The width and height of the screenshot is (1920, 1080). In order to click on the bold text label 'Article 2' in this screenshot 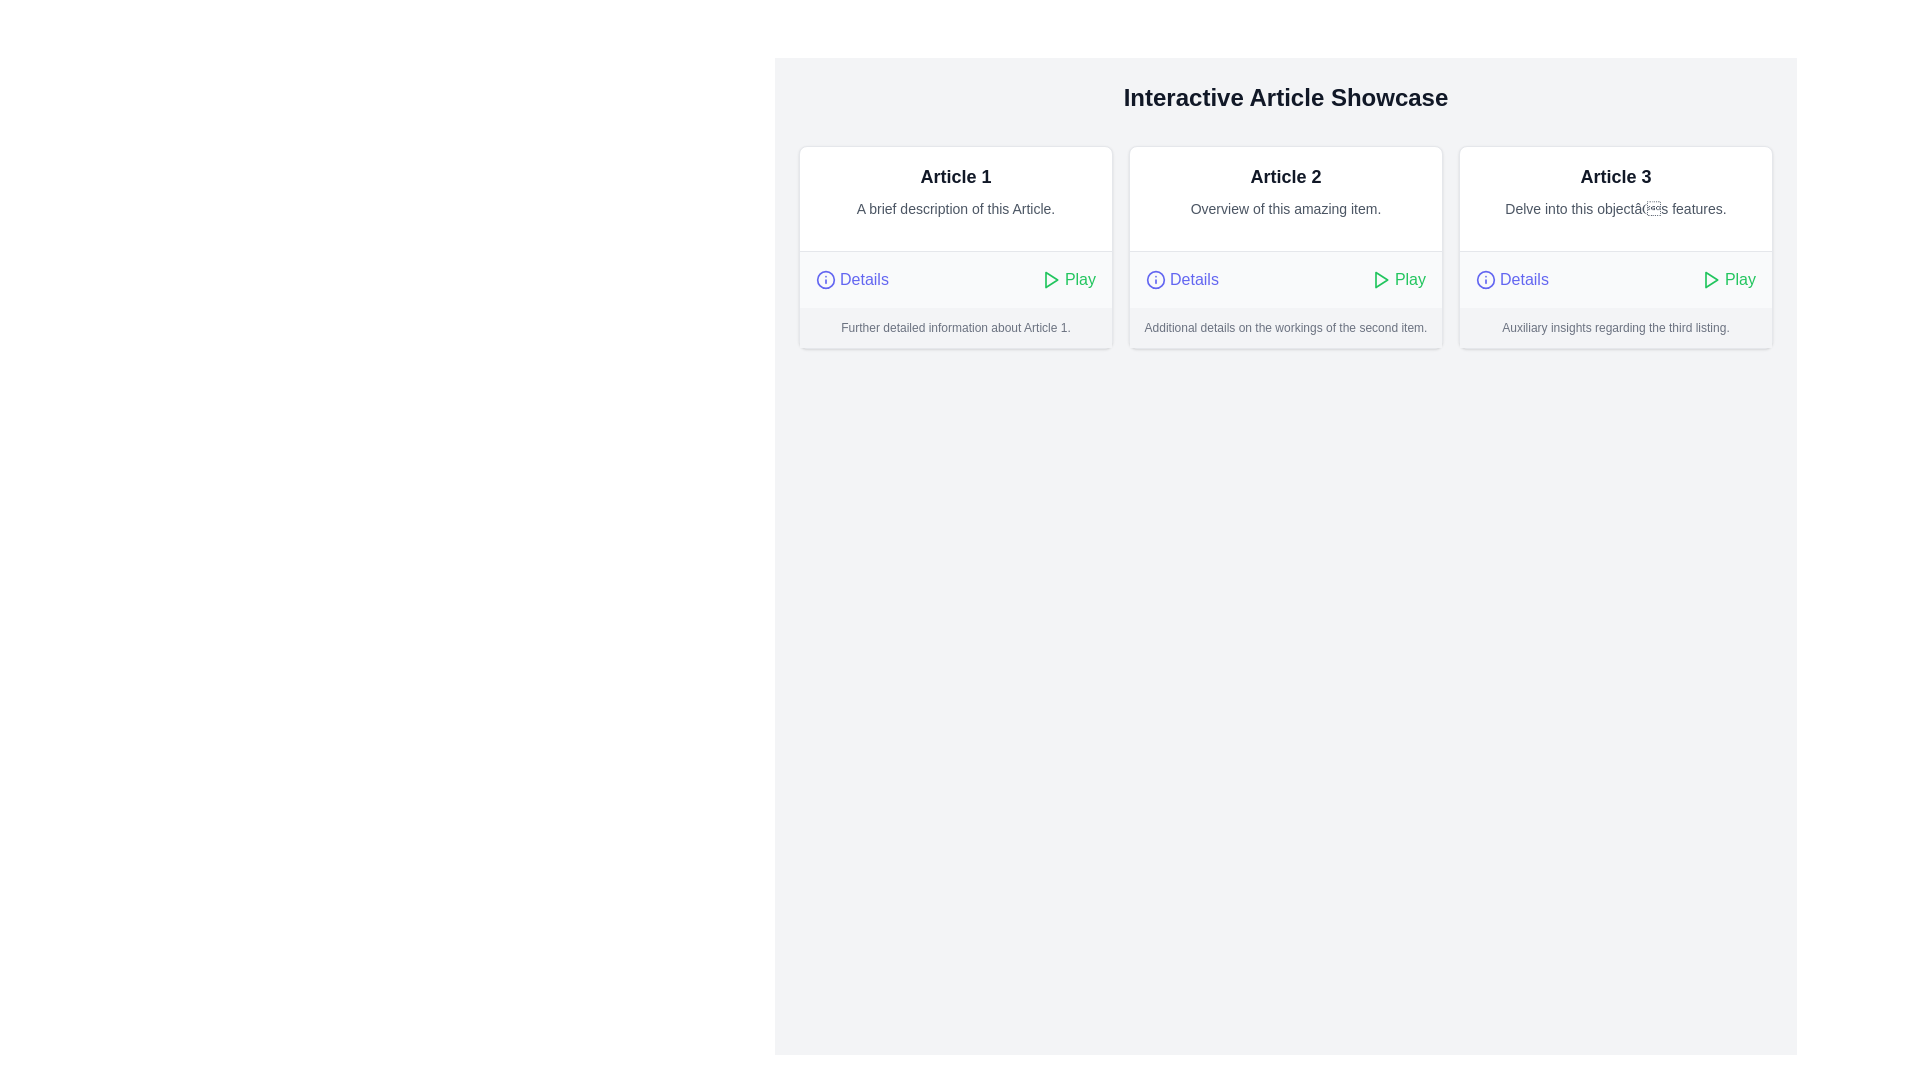, I will do `click(1286, 176)`.